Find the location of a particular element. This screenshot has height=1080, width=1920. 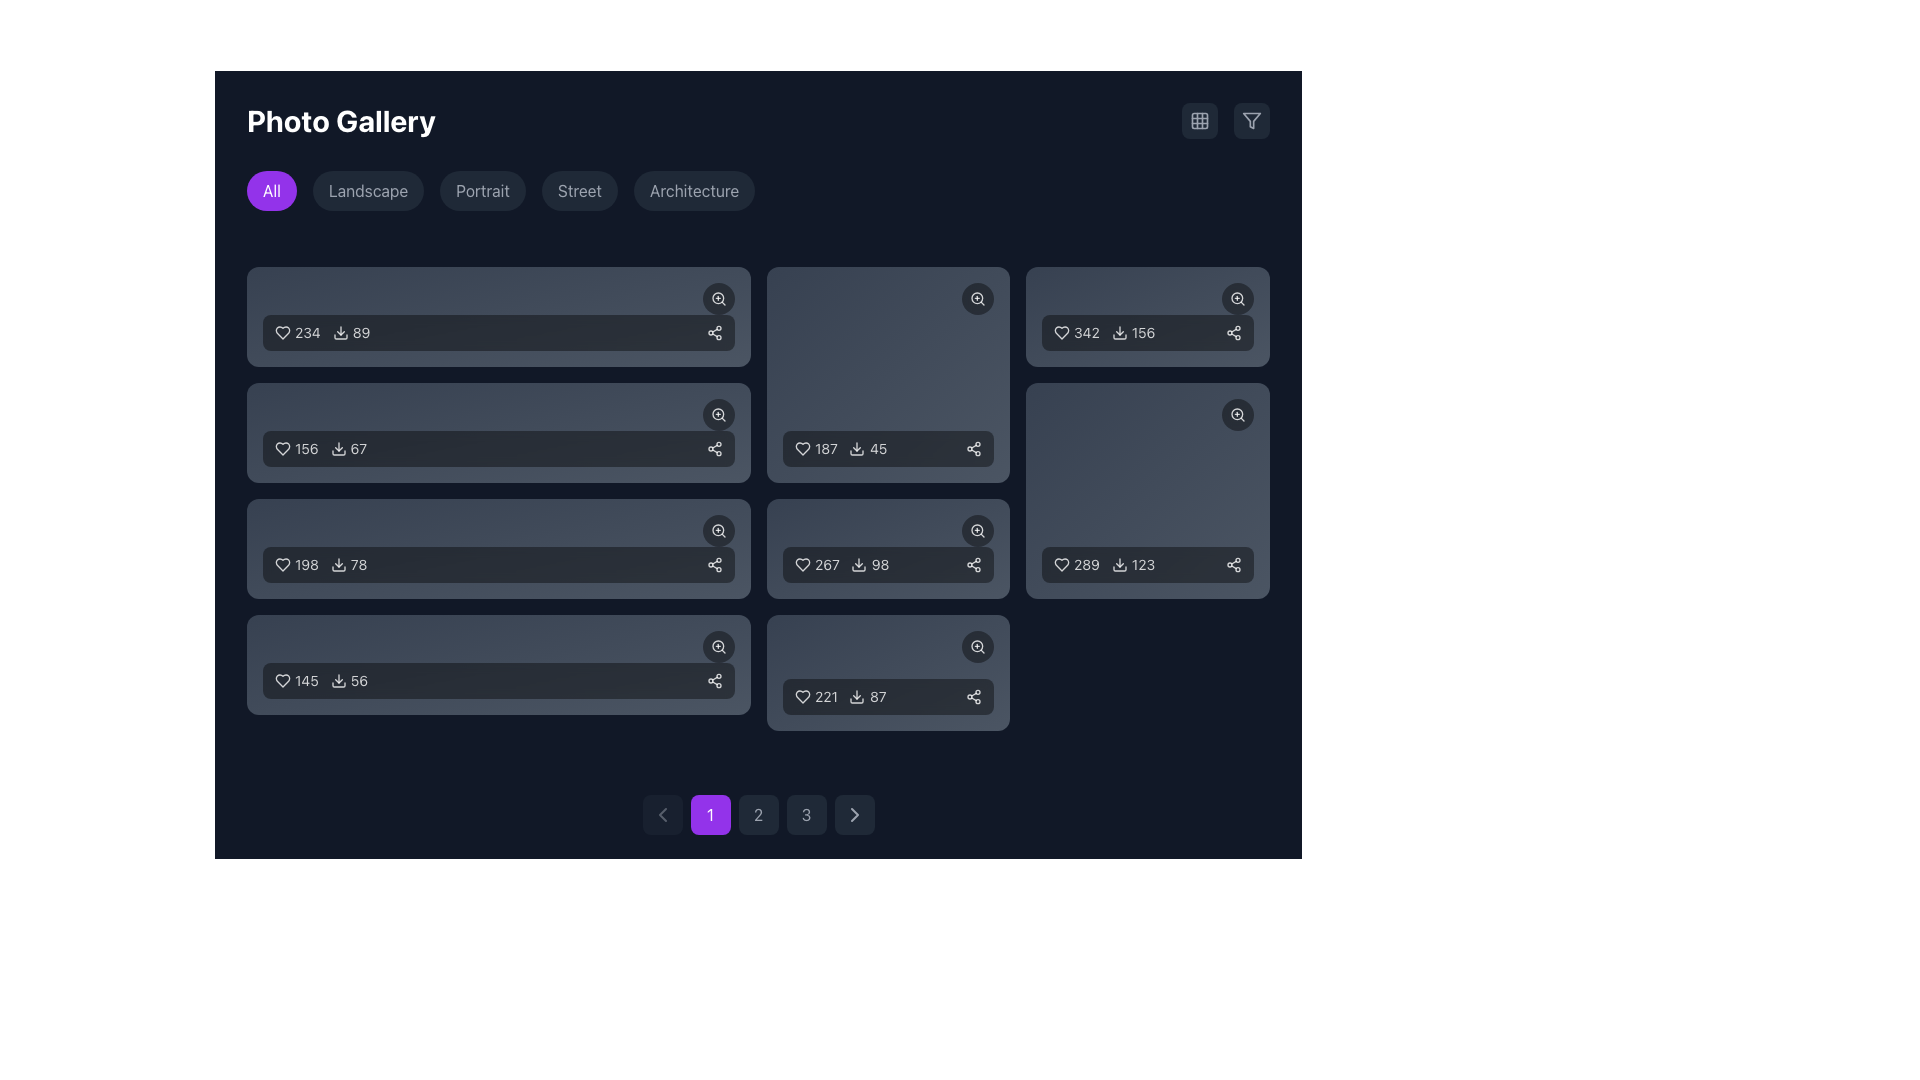

the heart-shaped outline icon located in the top-right segment of the grid layout, positioned to the left of the numeric label '342' is located at coordinates (1061, 331).